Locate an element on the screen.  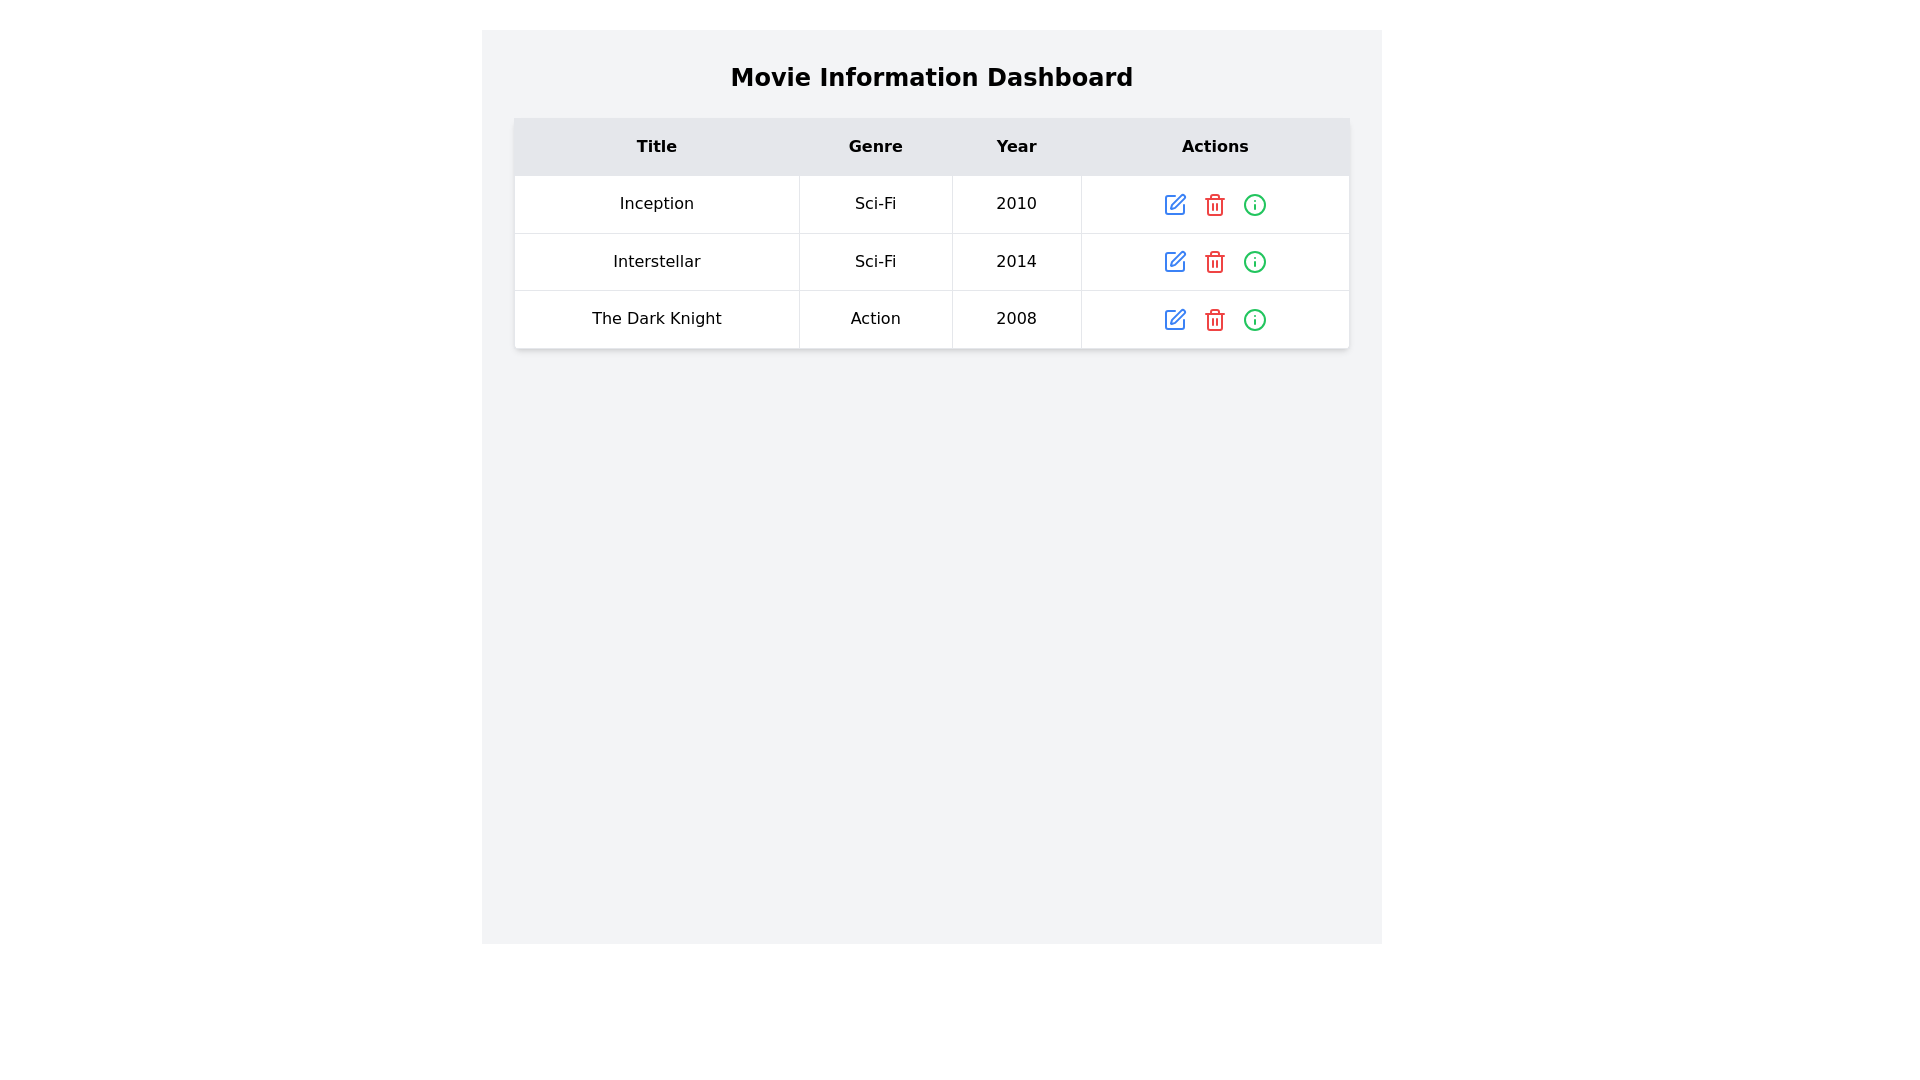
the trash icon located in the 'Actions' column of the second row in the table for the 'Interstellar' movie entry is located at coordinates (1214, 206).